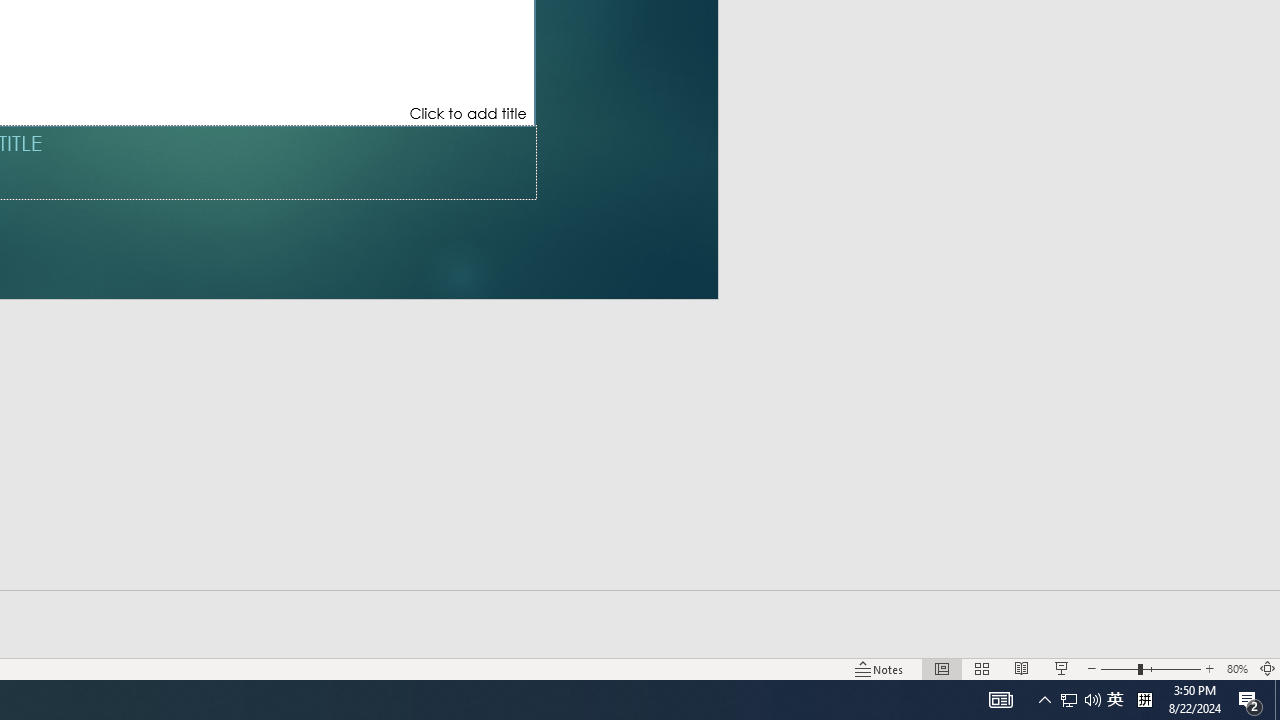 The height and width of the screenshot is (720, 1280). Describe the element at coordinates (982, 669) in the screenshot. I see `'Slide Sorter'` at that location.